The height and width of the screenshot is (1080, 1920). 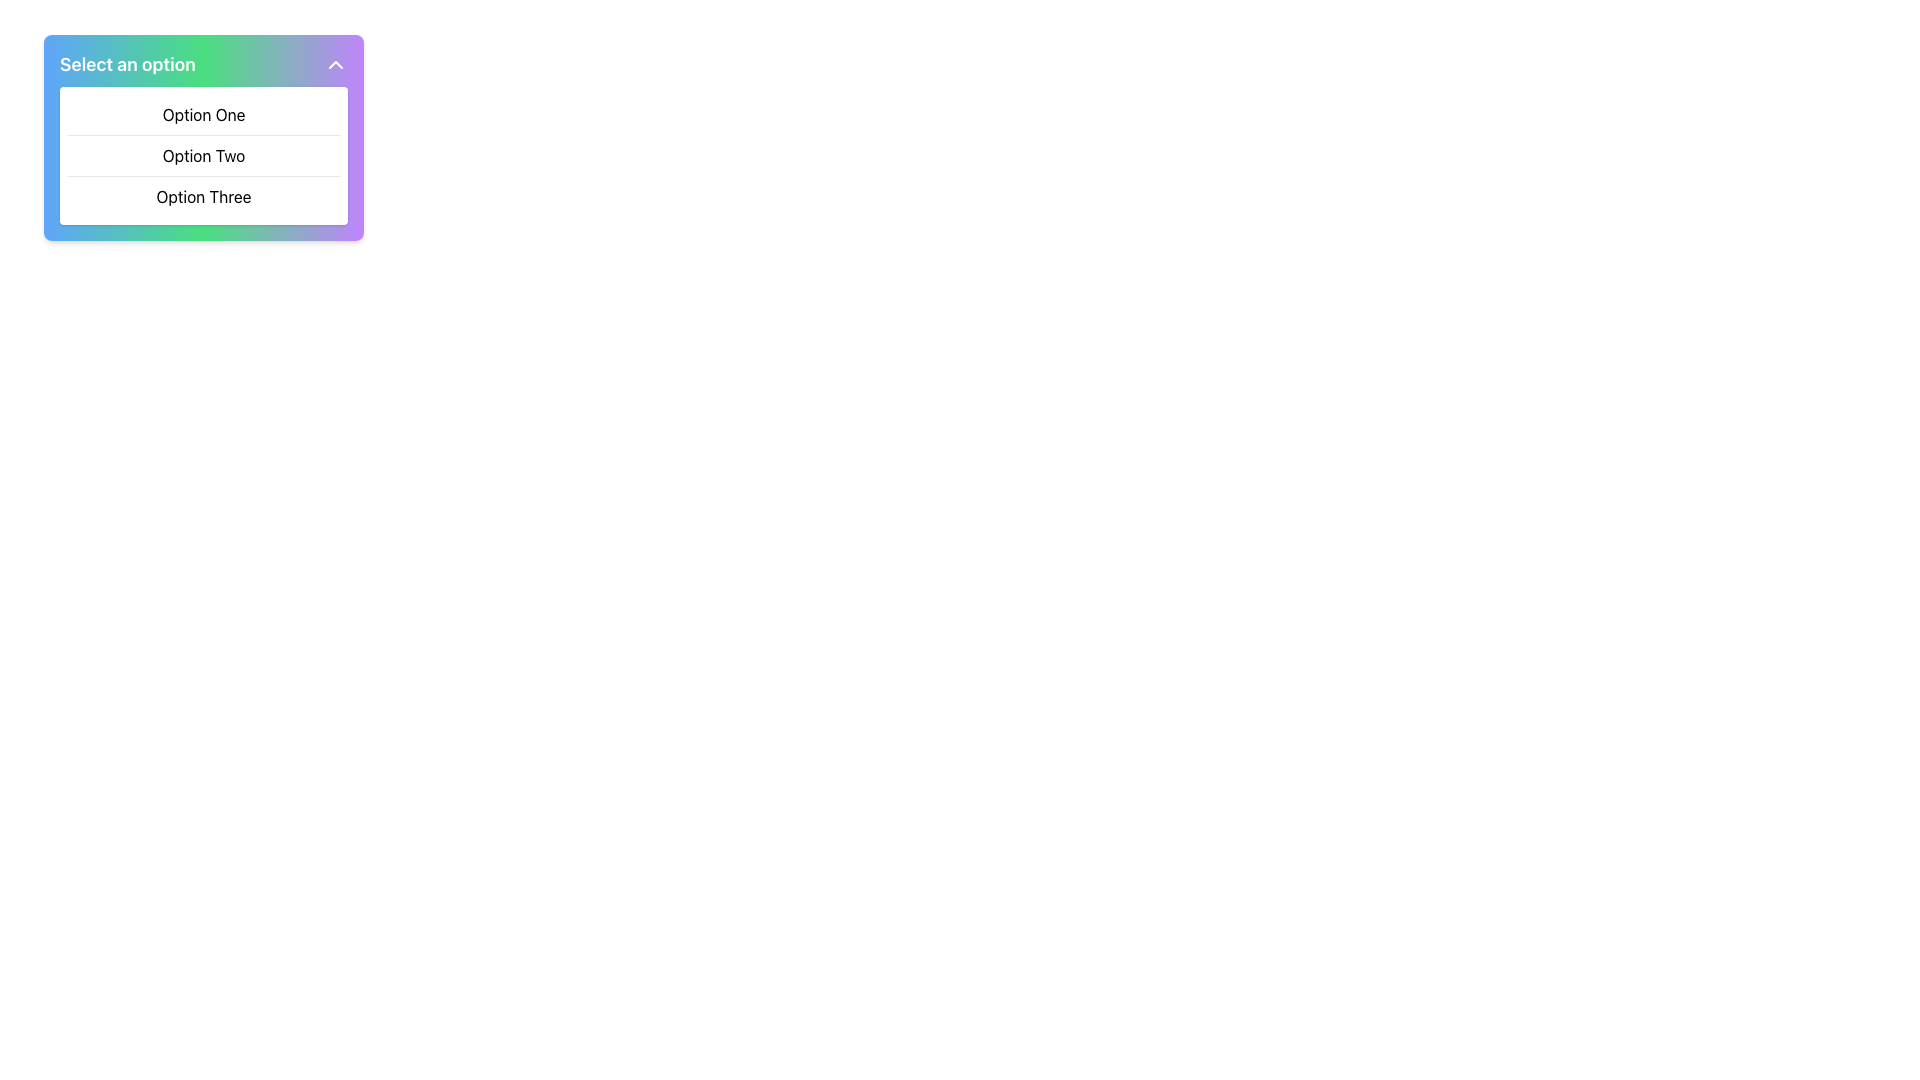 I want to click on the button located in the top-right corner of the dropdown interface, so click(x=336, y=64).